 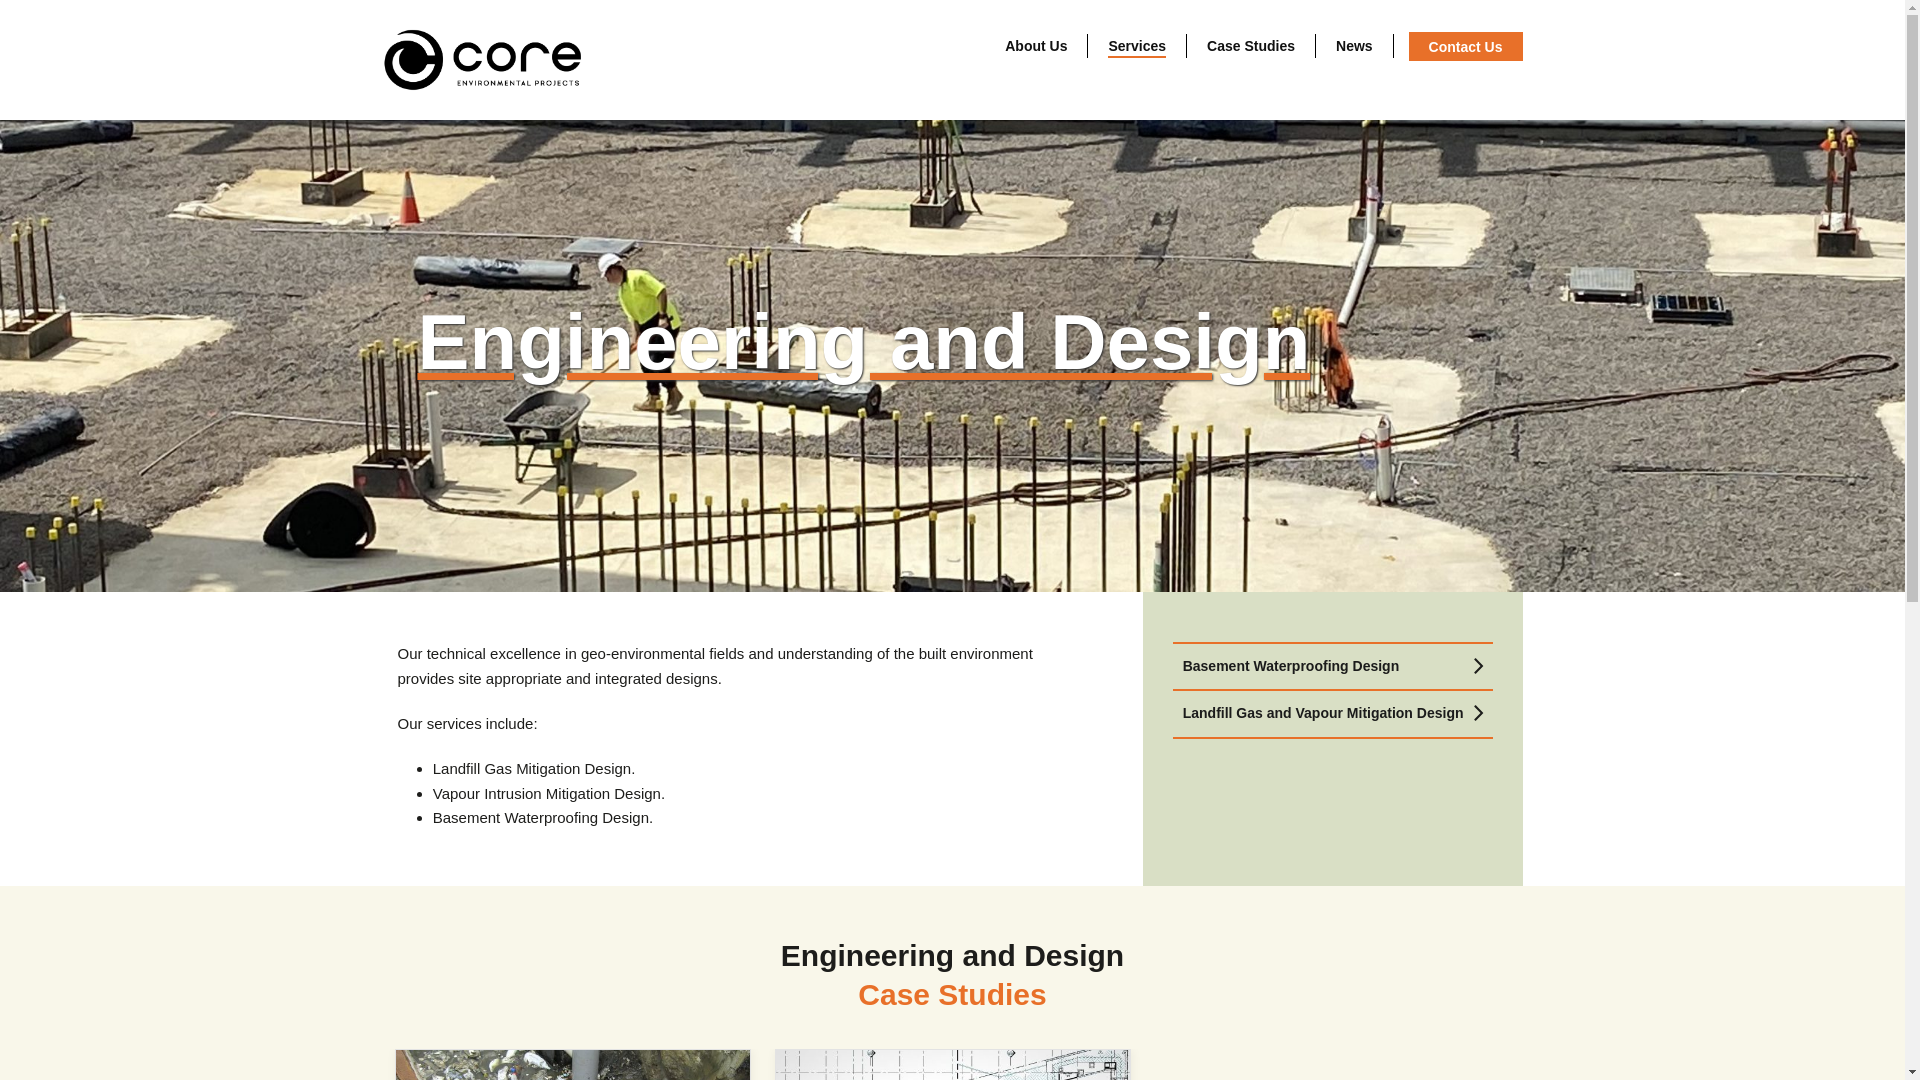 What do you see at coordinates (1332, 712) in the screenshot?
I see `'Landfill Gas and Vapour Mitigation Design'` at bounding box center [1332, 712].